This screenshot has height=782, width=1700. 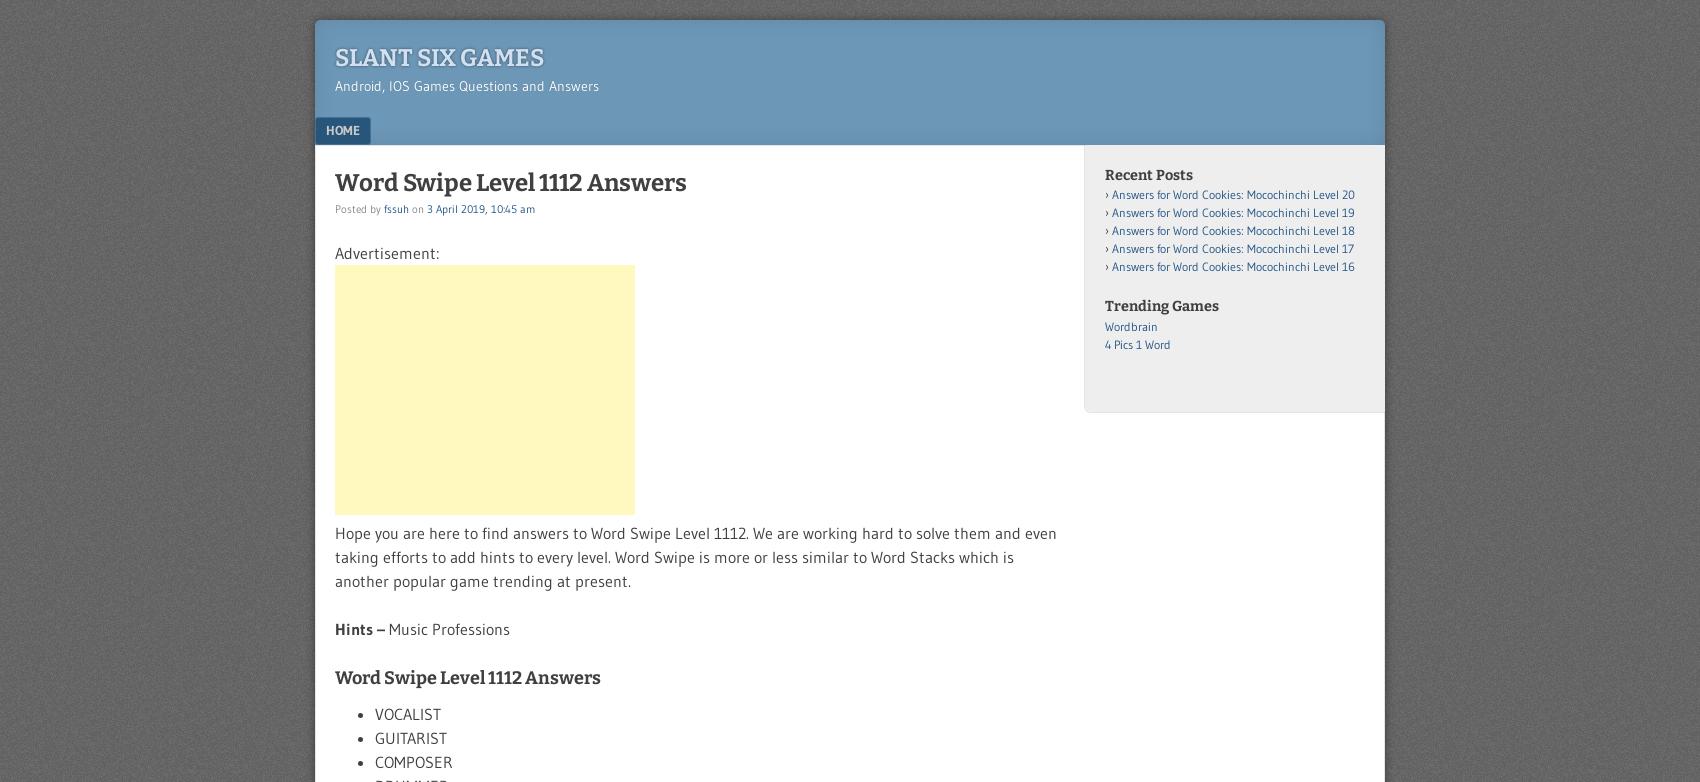 What do you see at coordinates (1232, 229) in the screenshot?
I see `'Answers for Word Cookies: Mocochinchi Level 18'` at bounding box center [1232, 229].